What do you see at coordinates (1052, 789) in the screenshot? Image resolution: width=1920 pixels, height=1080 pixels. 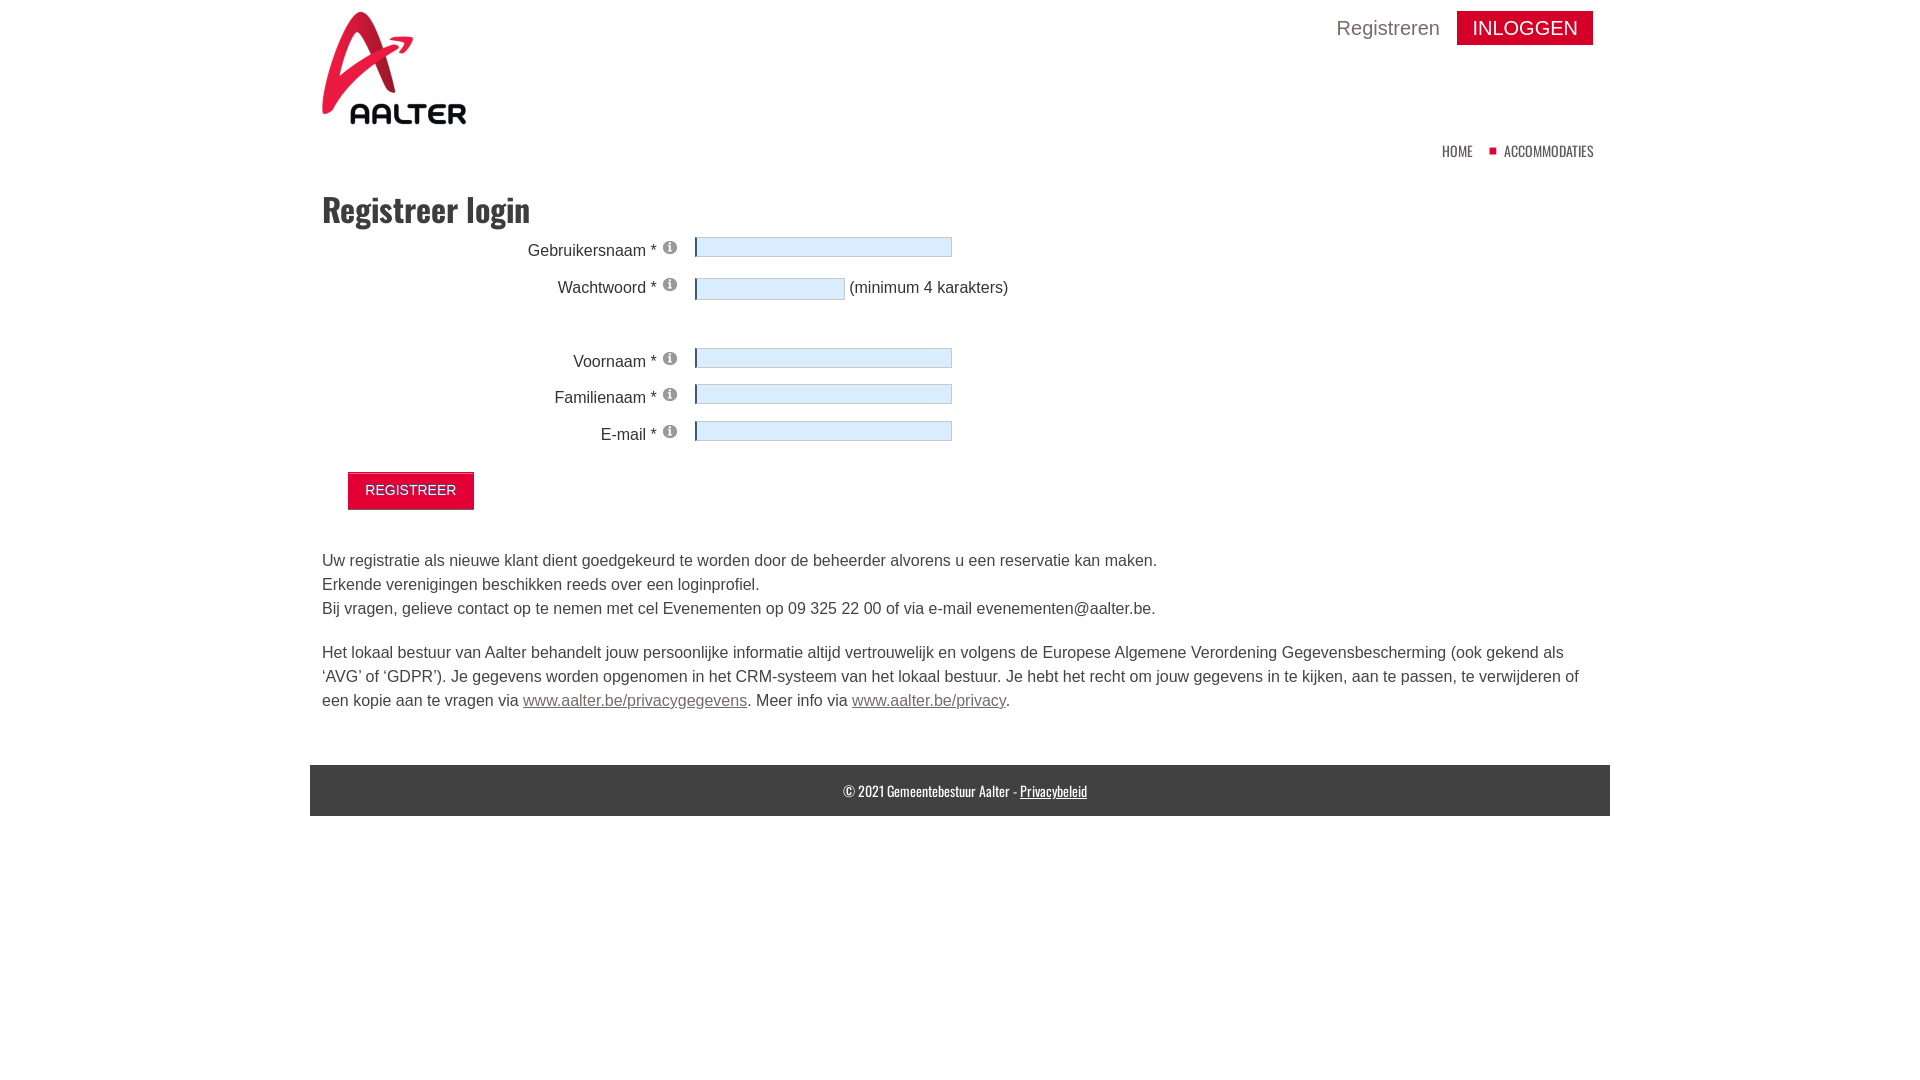 I see `'Privacybeleid'` at bounding box center [1052, 789].